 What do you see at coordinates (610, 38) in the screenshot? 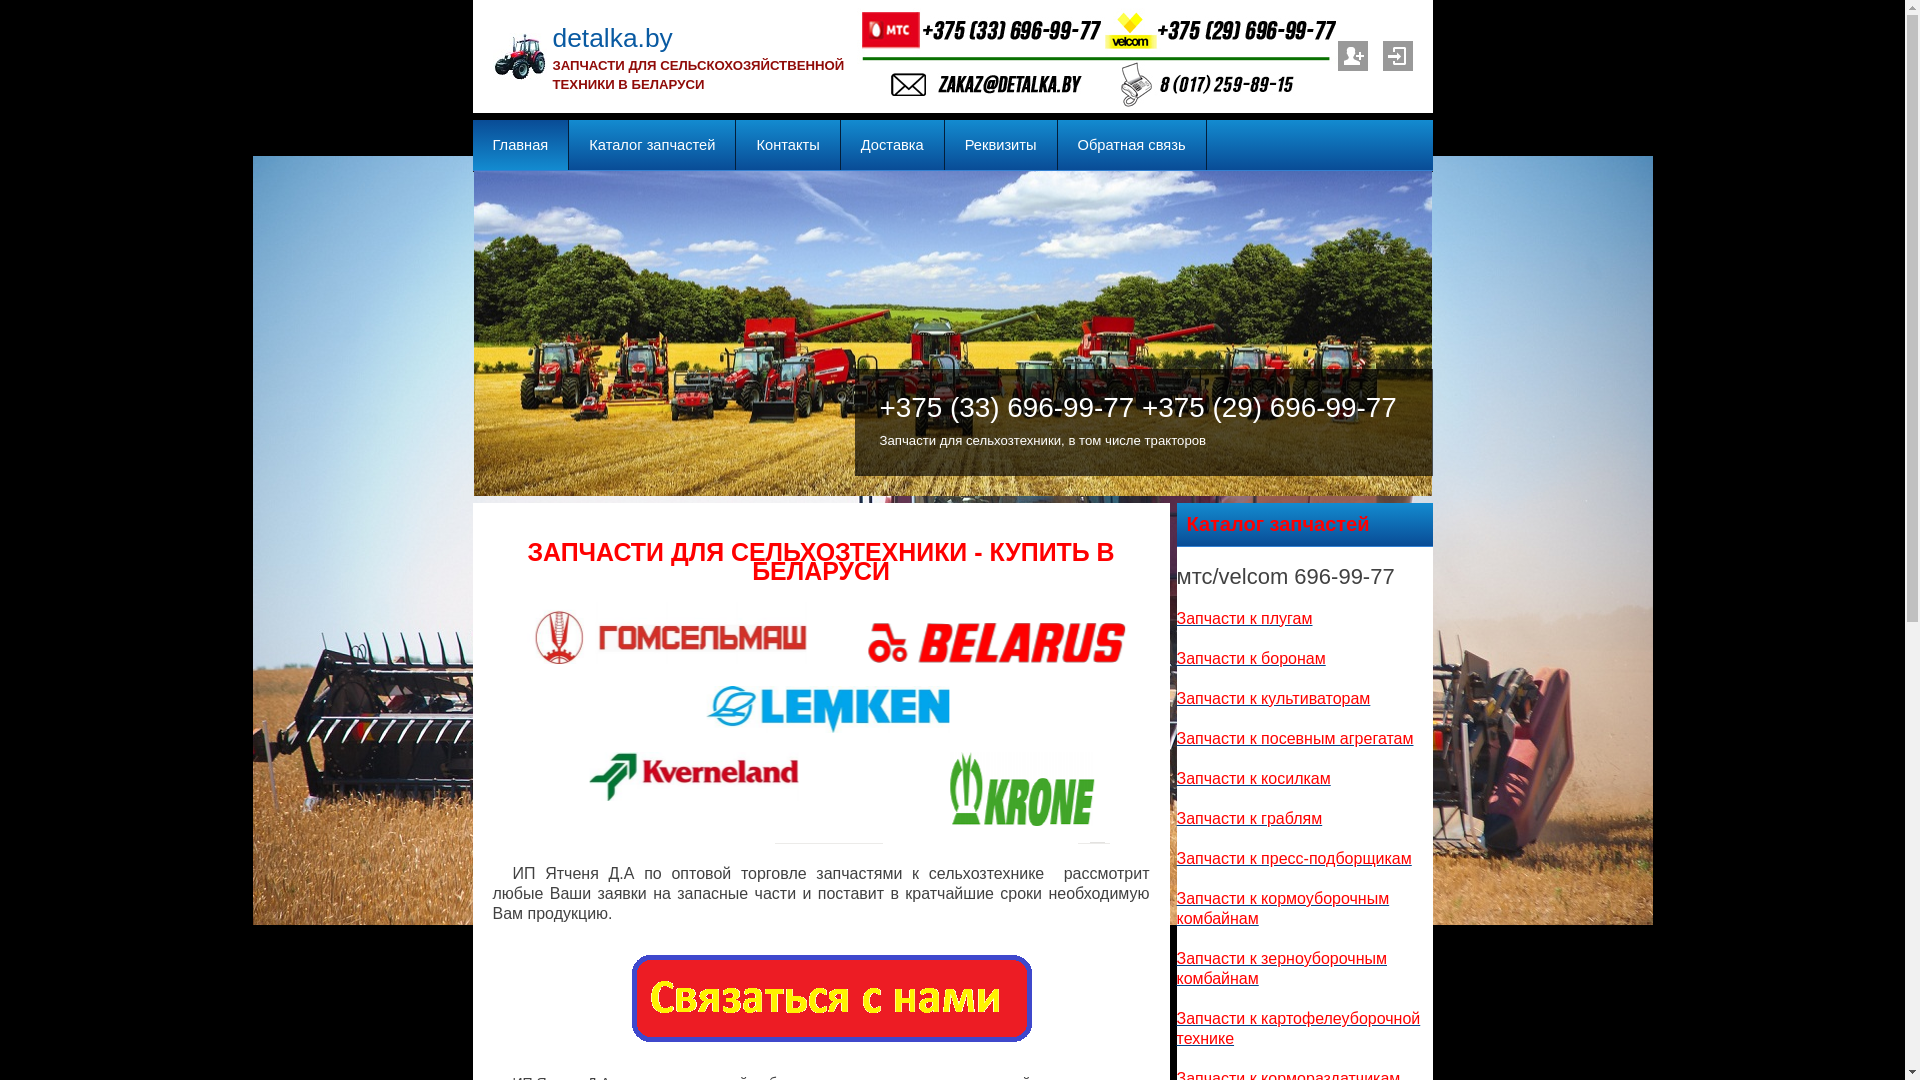
I see `'detalka.by'` at bounding box center [610, 38].